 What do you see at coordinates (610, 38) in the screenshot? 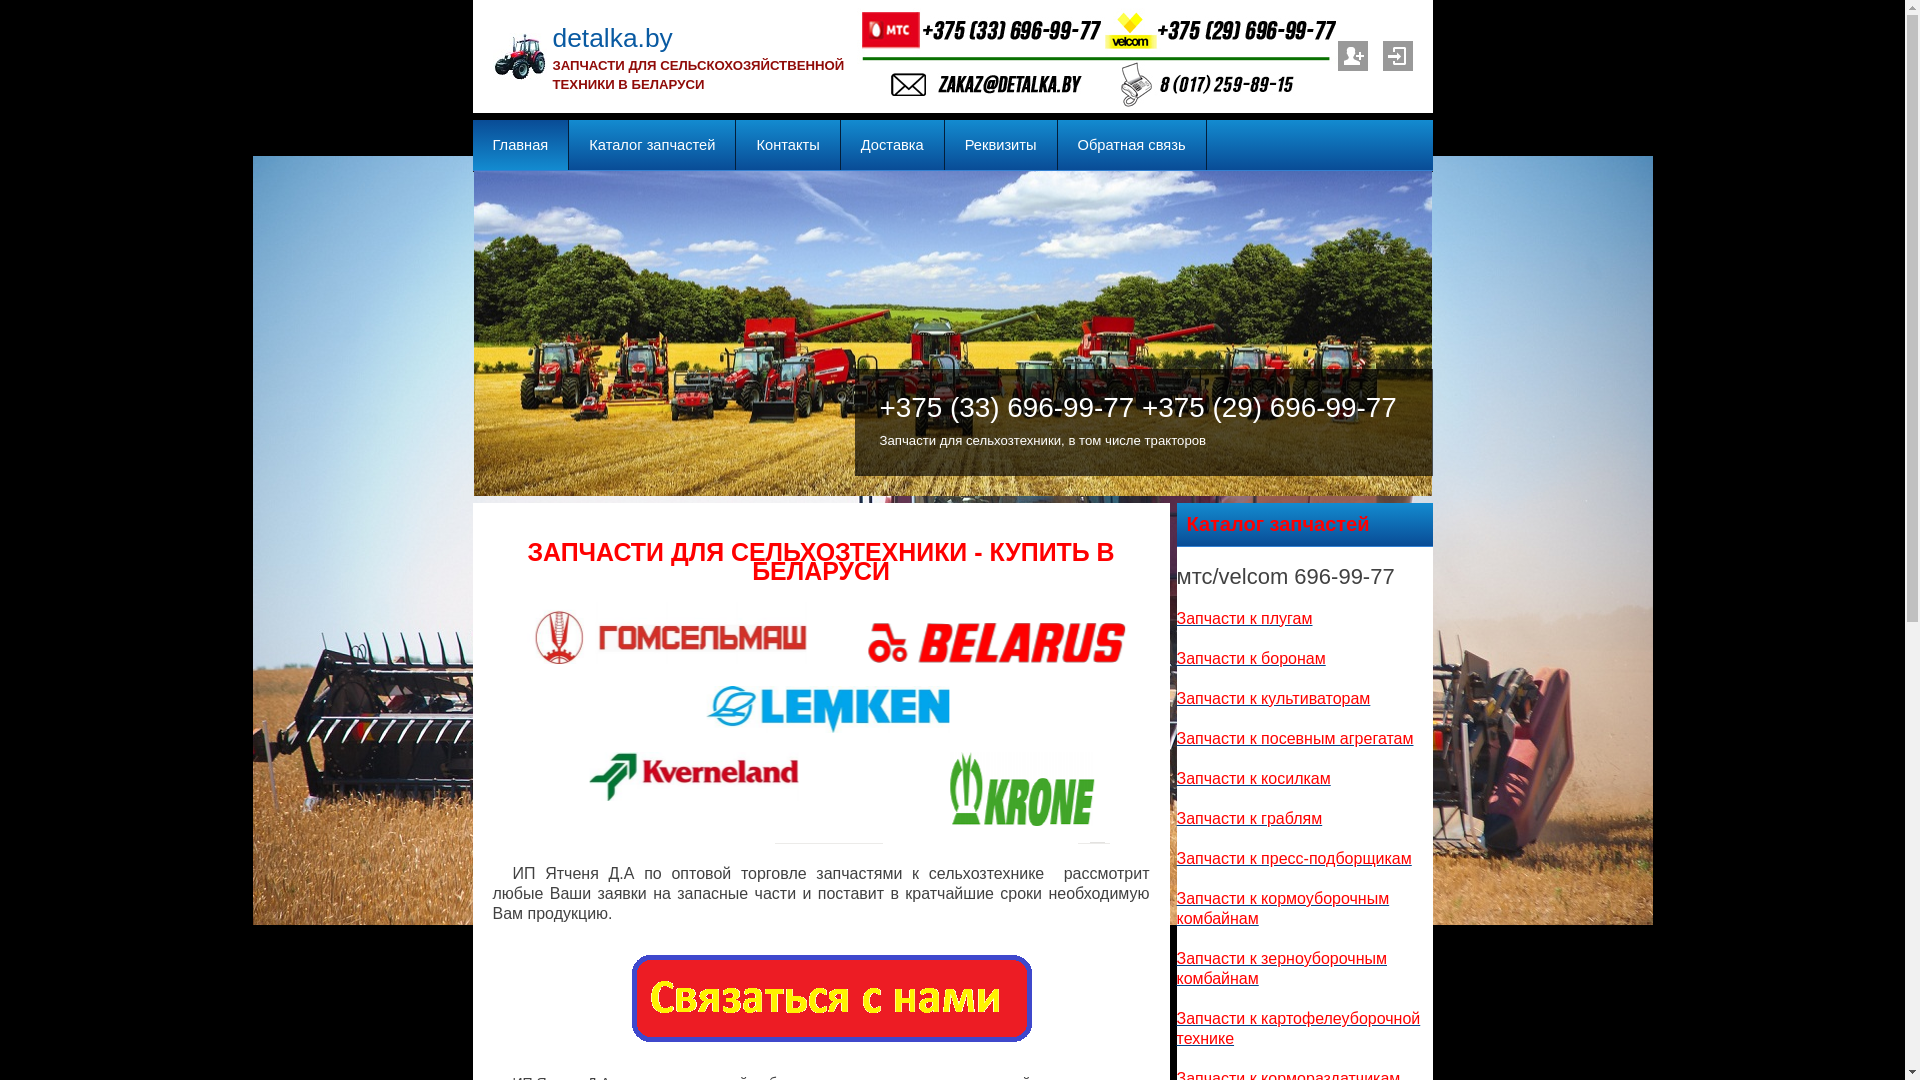
I see `'detalka.by'` at bounding box center [610, 38].